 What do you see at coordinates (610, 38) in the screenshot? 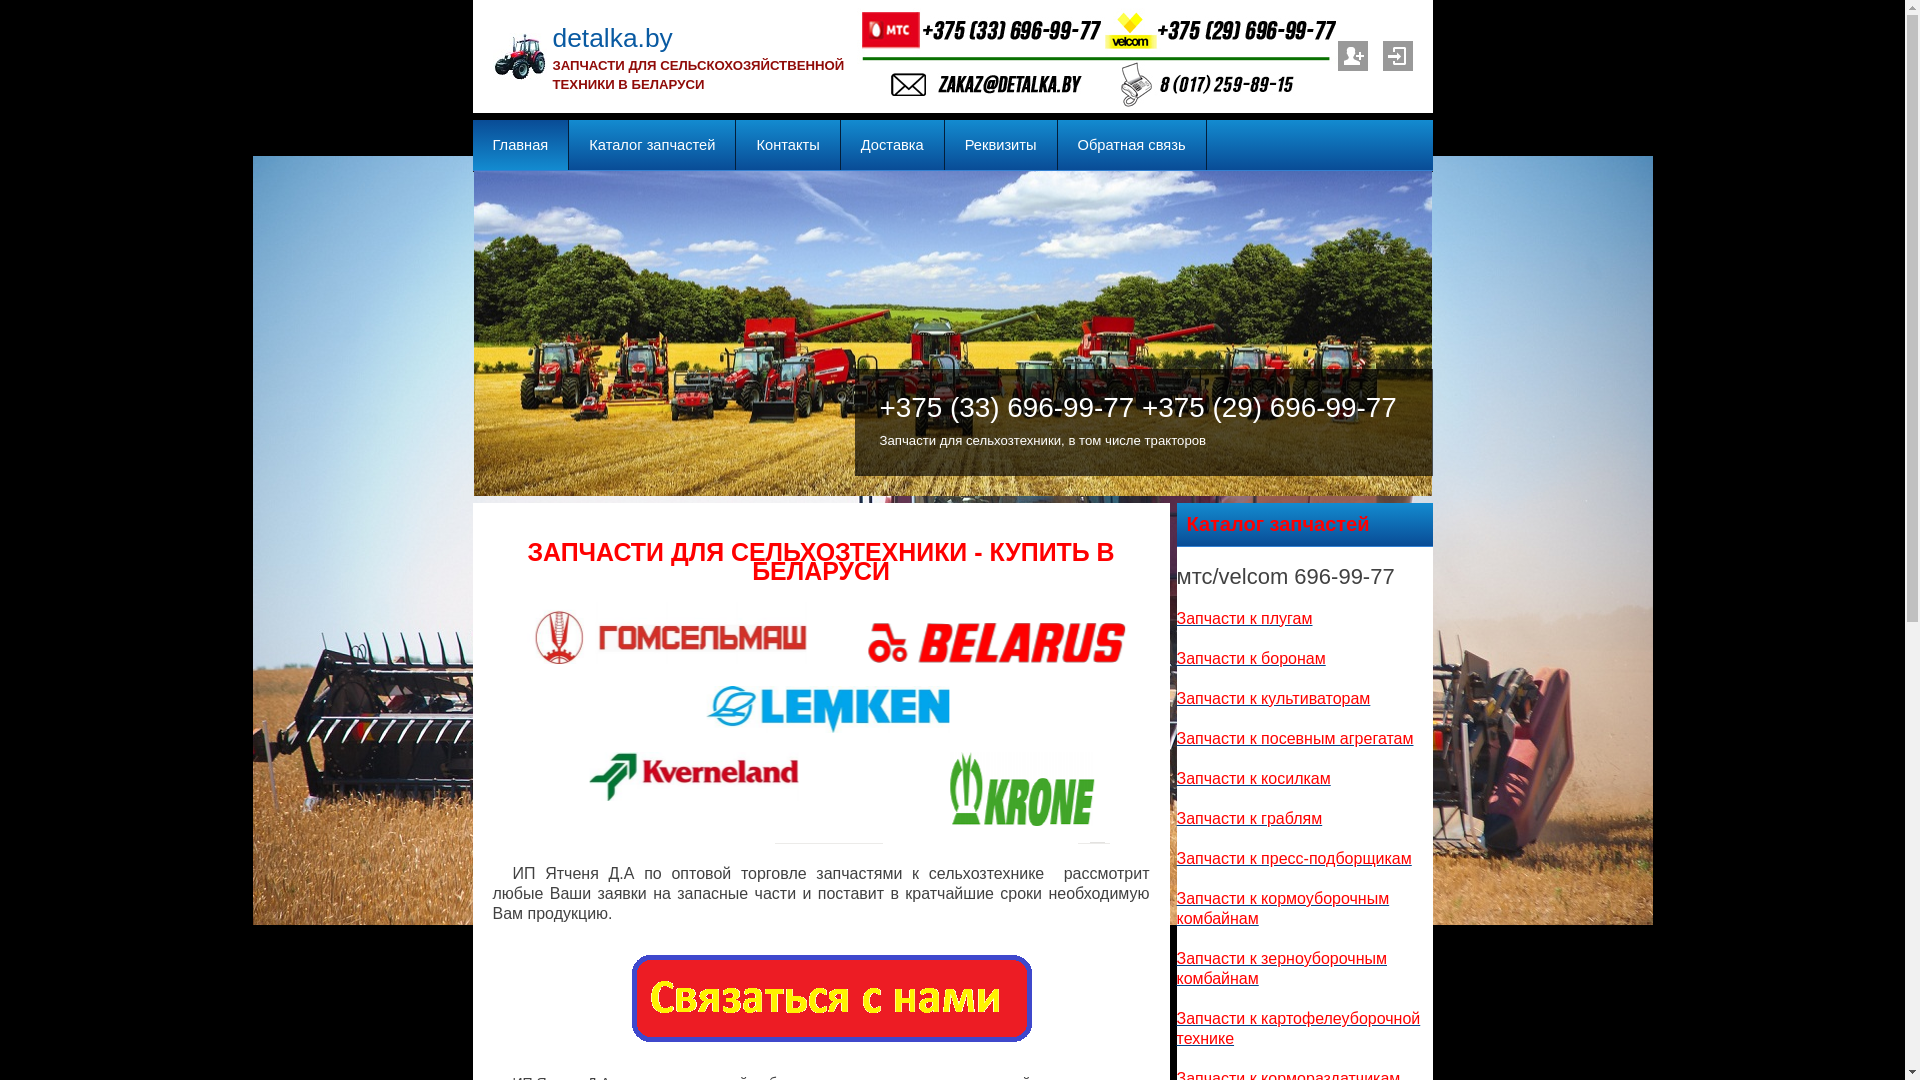
I see `'detalka.by'` at bounding box center [610, 38].